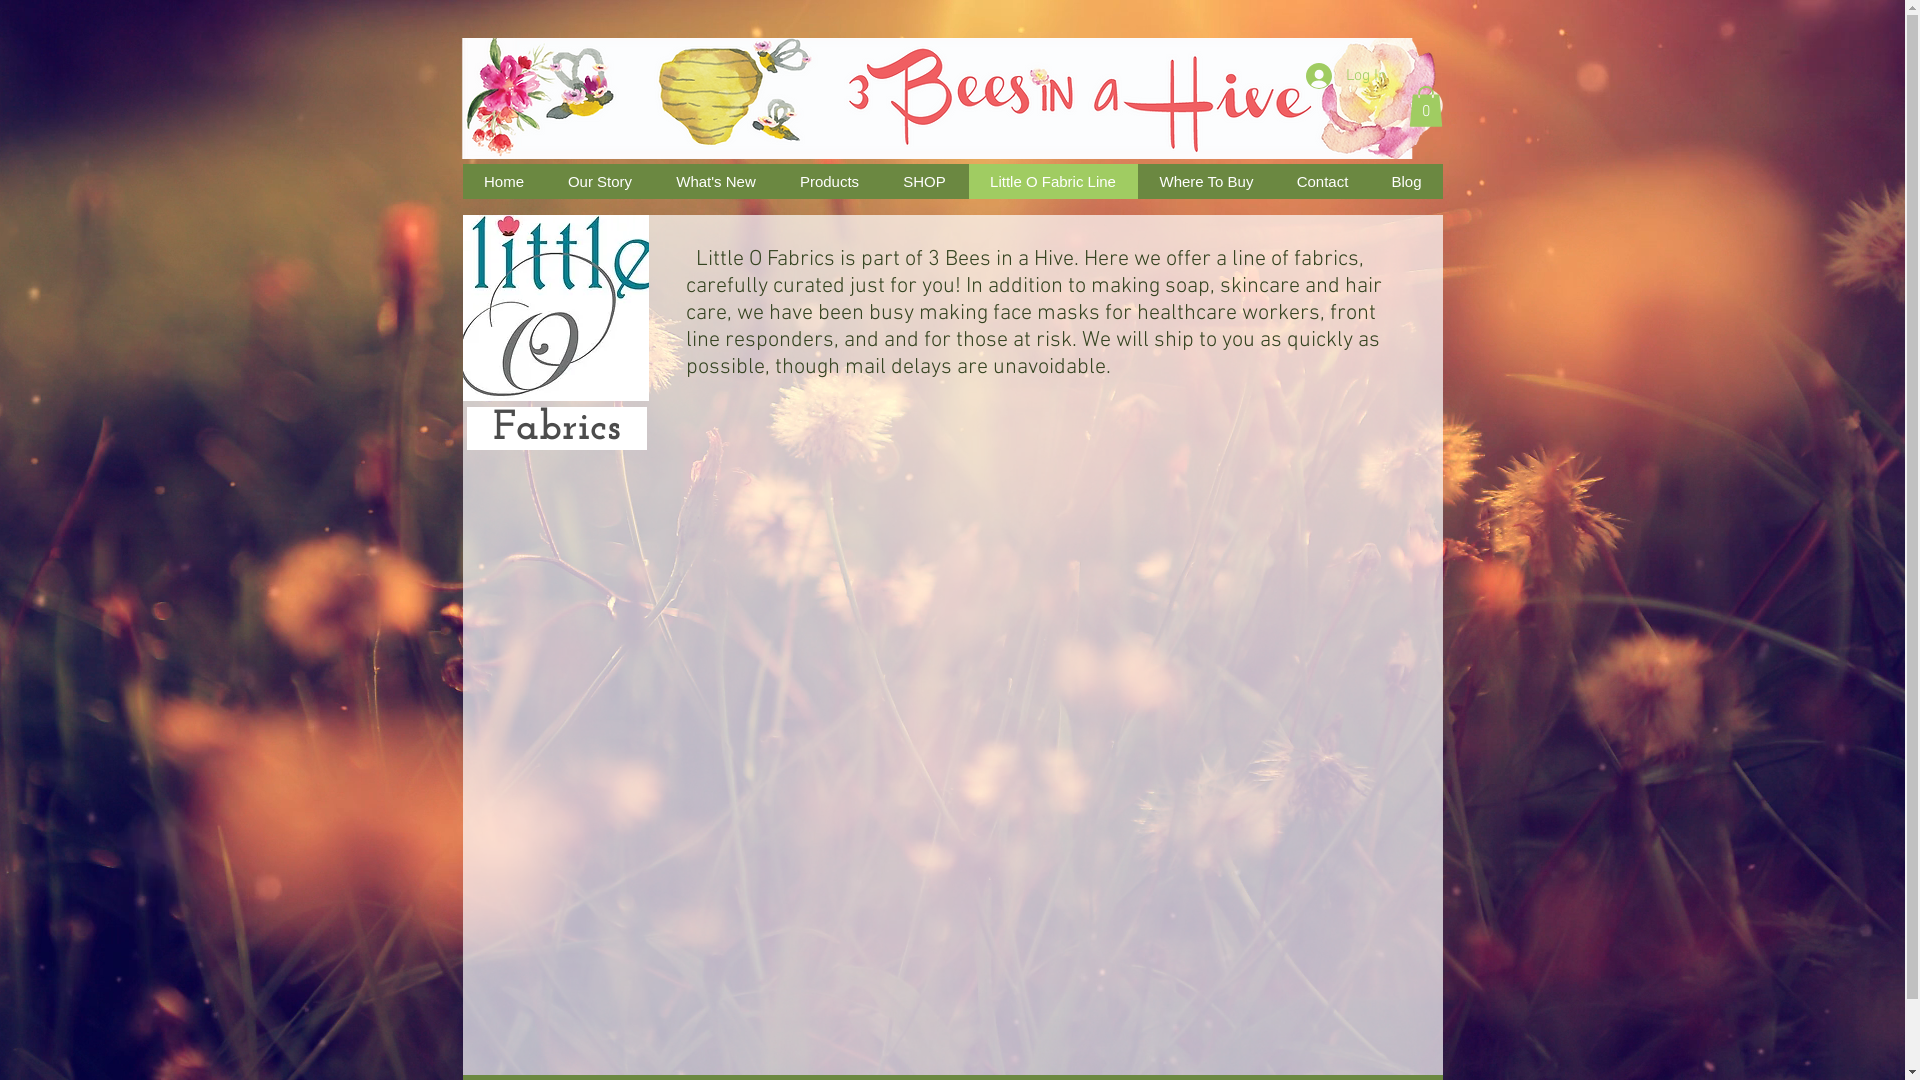  What do you see at coordinates (1346, 75) in the screenshot?
I see `'Log In'` at bounding box center [1346, 75].